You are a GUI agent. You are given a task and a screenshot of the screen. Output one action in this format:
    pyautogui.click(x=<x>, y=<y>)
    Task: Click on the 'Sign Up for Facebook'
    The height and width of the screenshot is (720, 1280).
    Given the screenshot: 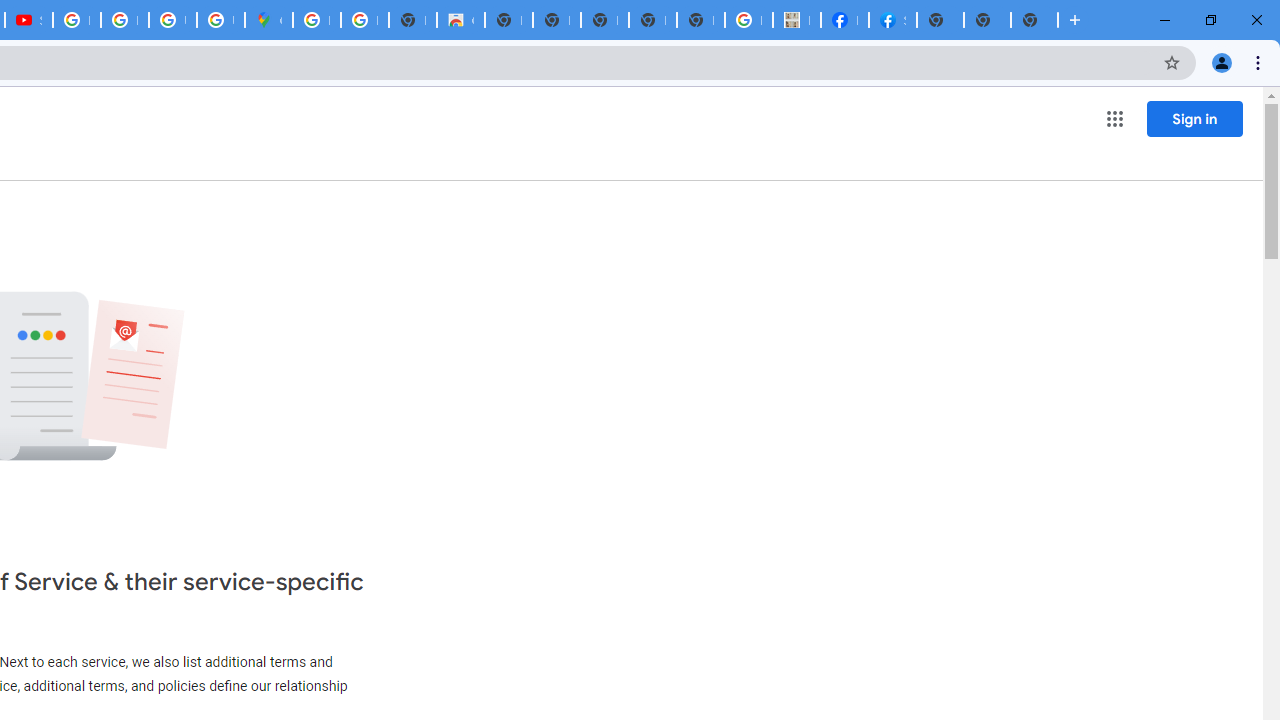 What is the action you would take?
    pyautogui.click(x=891, y=20)
    